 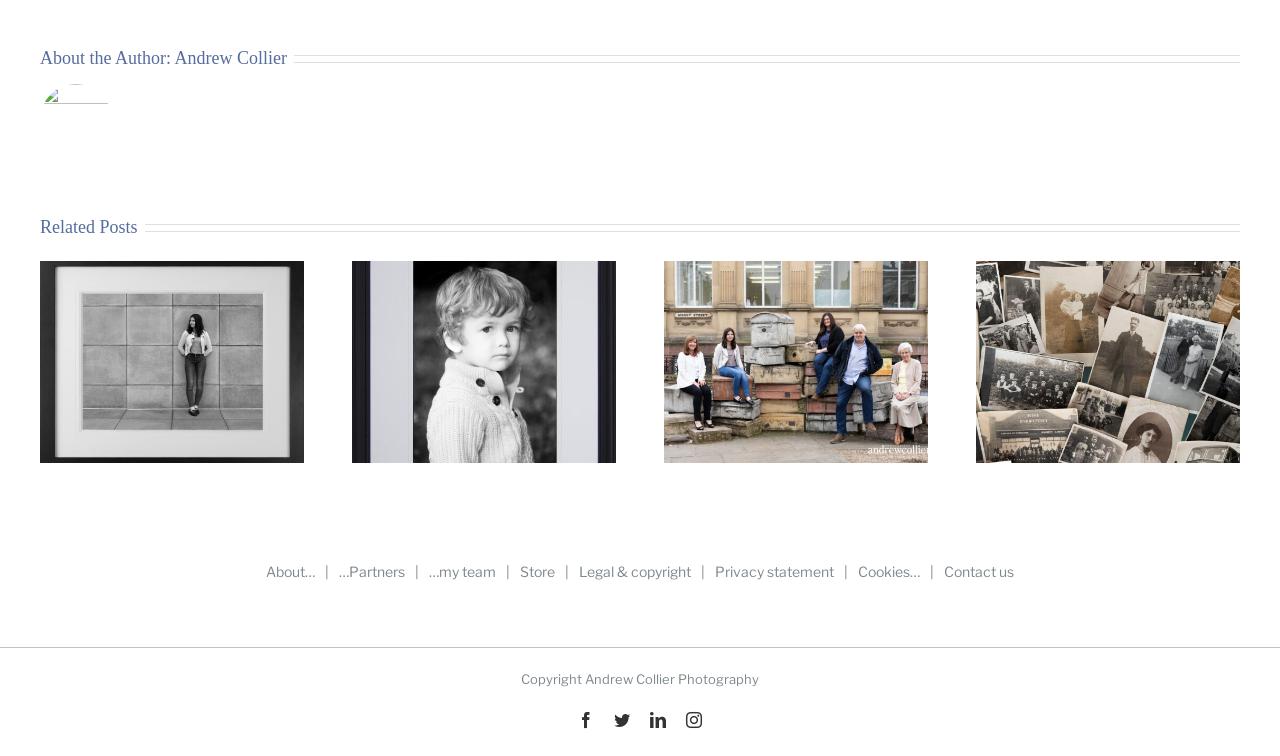 I want to click on 'About…', so click(x=289, y=571).